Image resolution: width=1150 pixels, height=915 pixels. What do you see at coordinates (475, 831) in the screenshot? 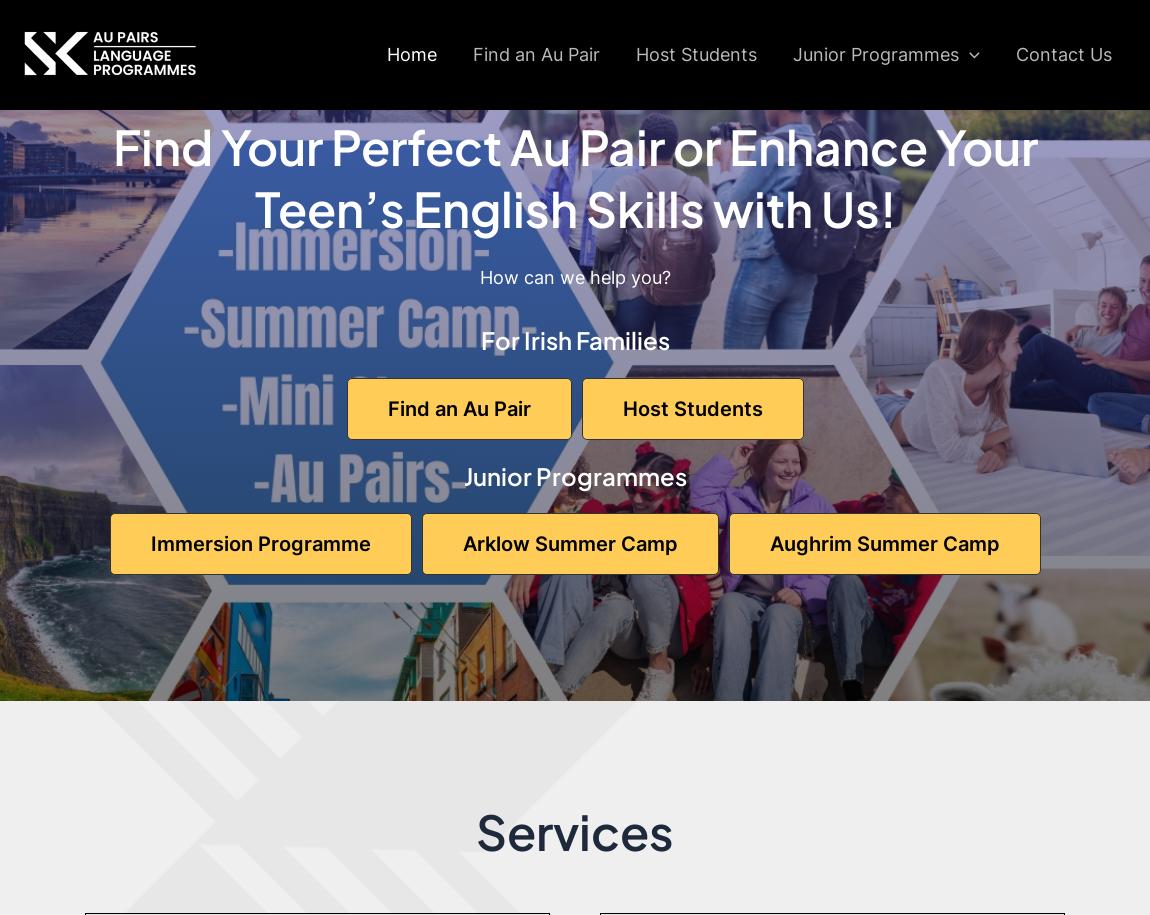
I see `'Services'` at bounding box center [475, 831].